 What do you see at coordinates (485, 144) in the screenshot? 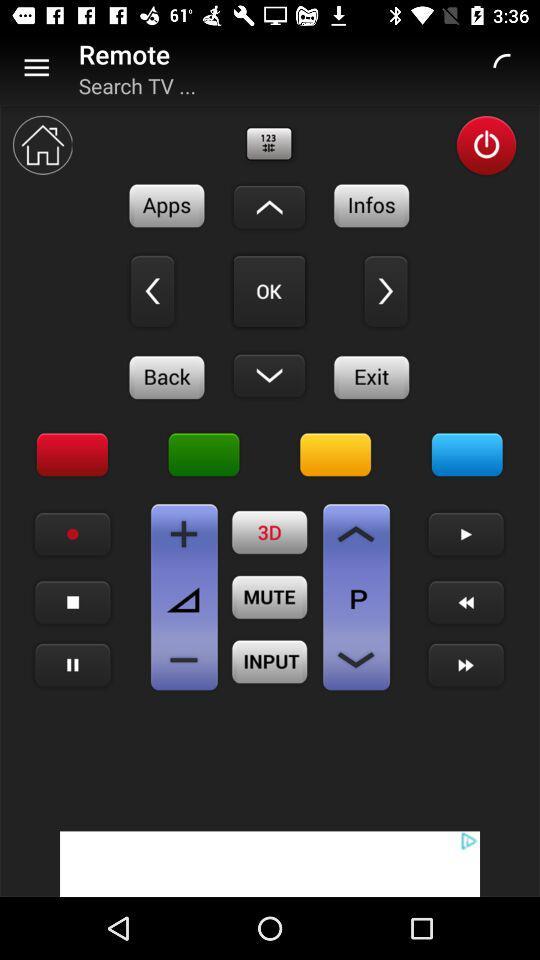
I see `turn power on` at bounding box center [485, 144].